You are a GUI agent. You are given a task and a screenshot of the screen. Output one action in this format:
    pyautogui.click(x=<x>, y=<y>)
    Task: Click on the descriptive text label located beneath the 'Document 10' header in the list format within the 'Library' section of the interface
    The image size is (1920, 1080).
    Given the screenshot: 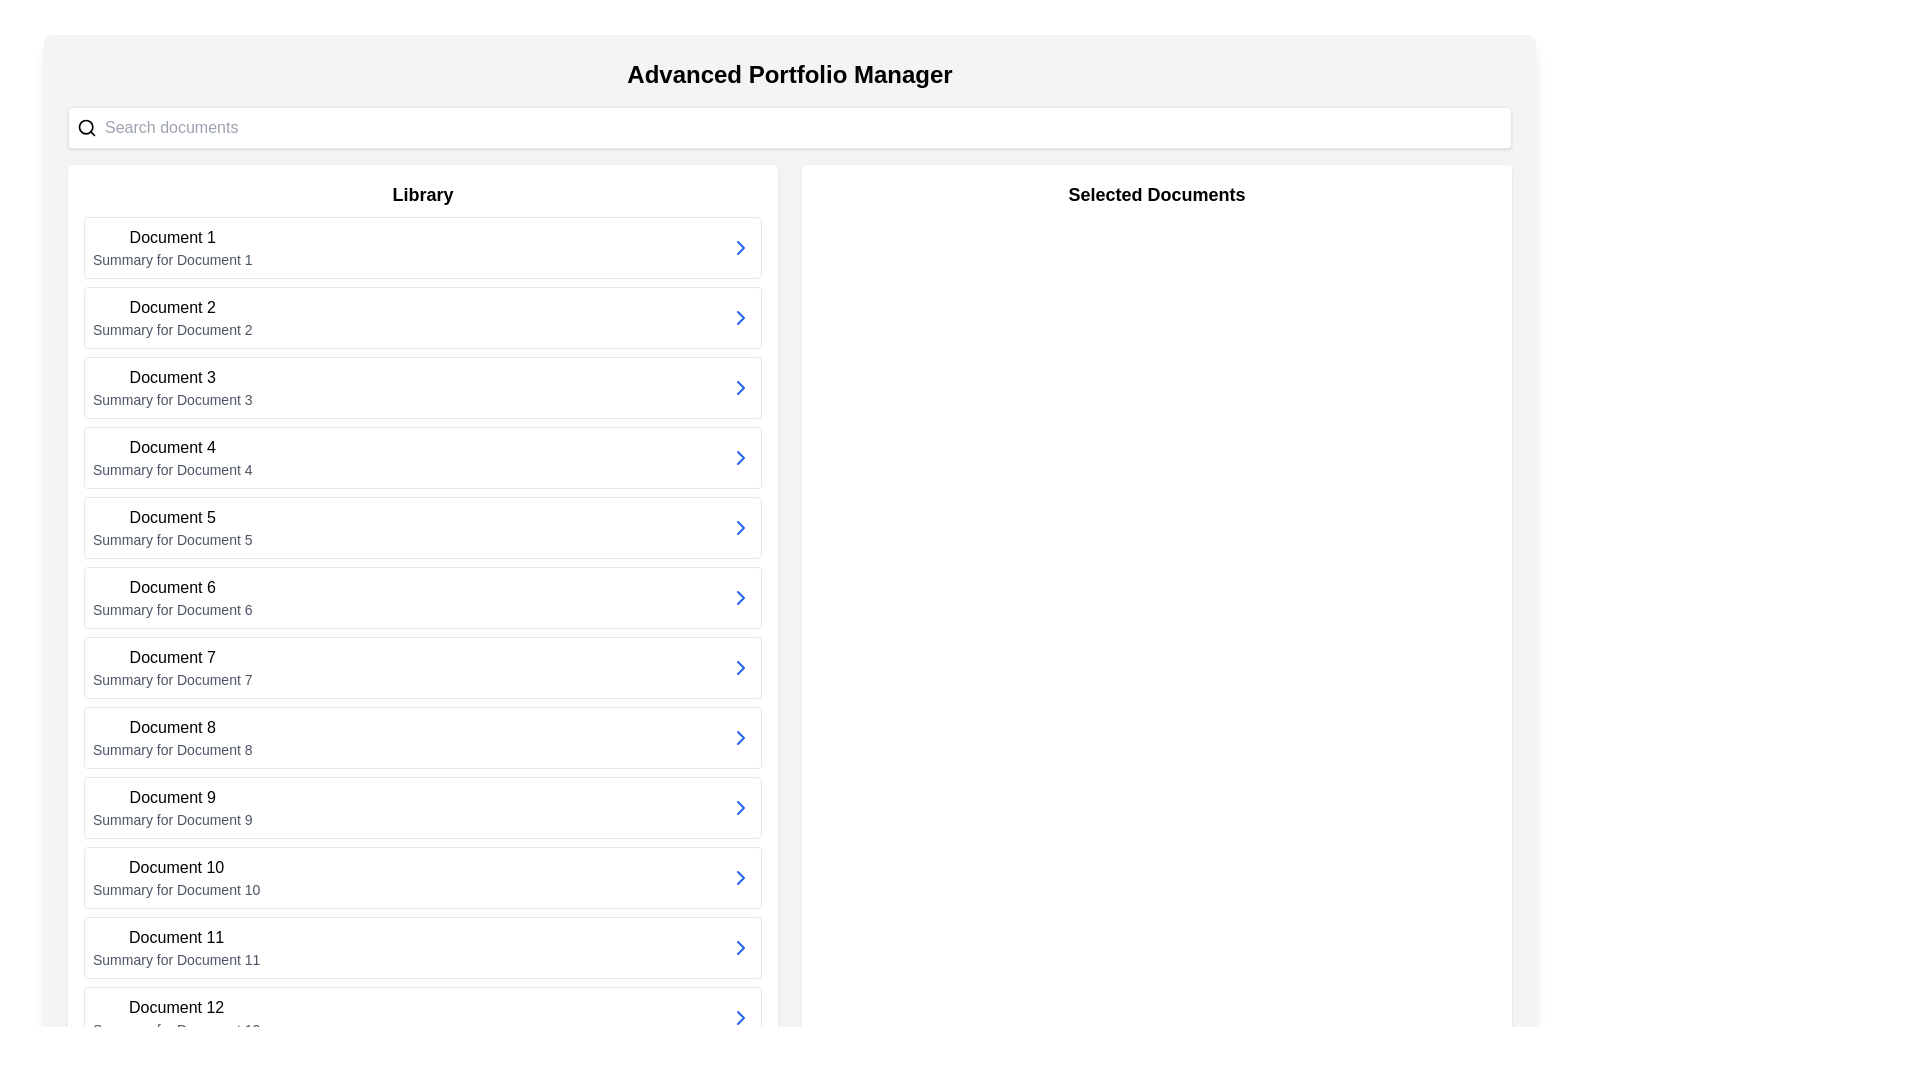 What is the action you would take?
    pyautogui.click(x=176, y=889)
    